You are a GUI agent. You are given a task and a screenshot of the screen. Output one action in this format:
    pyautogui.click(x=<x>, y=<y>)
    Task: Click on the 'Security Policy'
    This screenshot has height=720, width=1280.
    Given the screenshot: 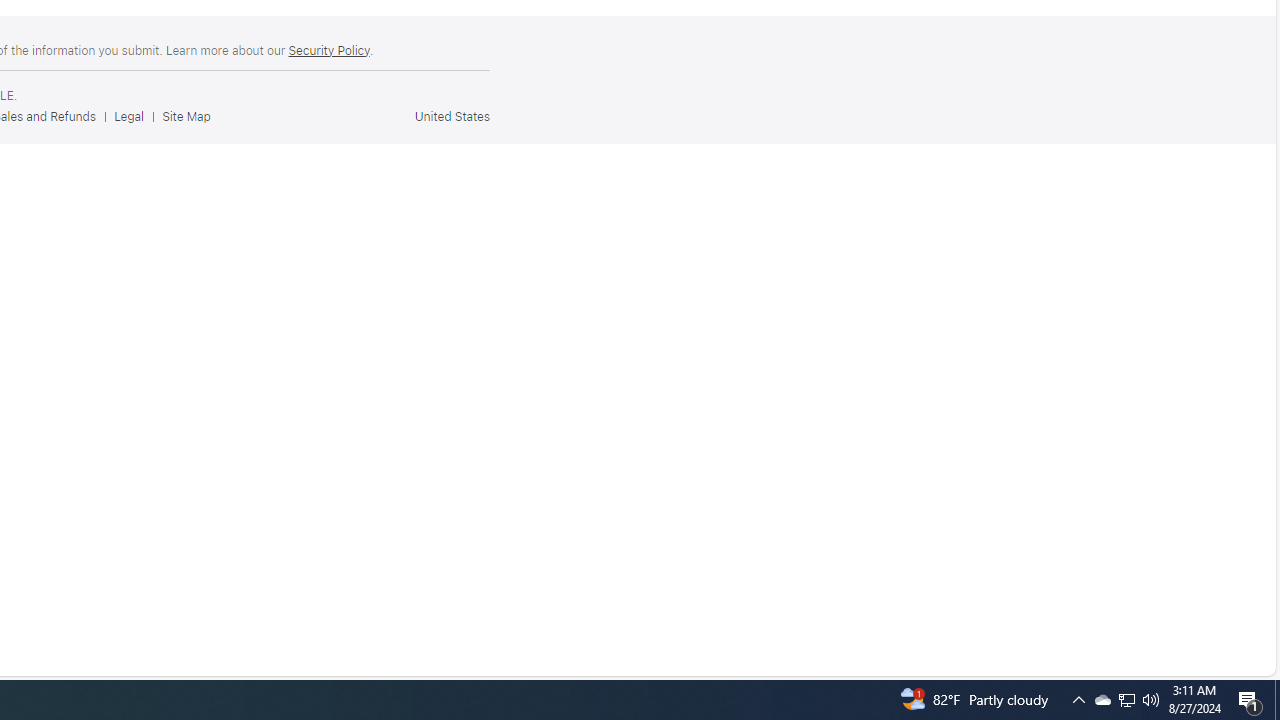 What is the action you would take?
    pyautogui.click(x=328, y=49)
    